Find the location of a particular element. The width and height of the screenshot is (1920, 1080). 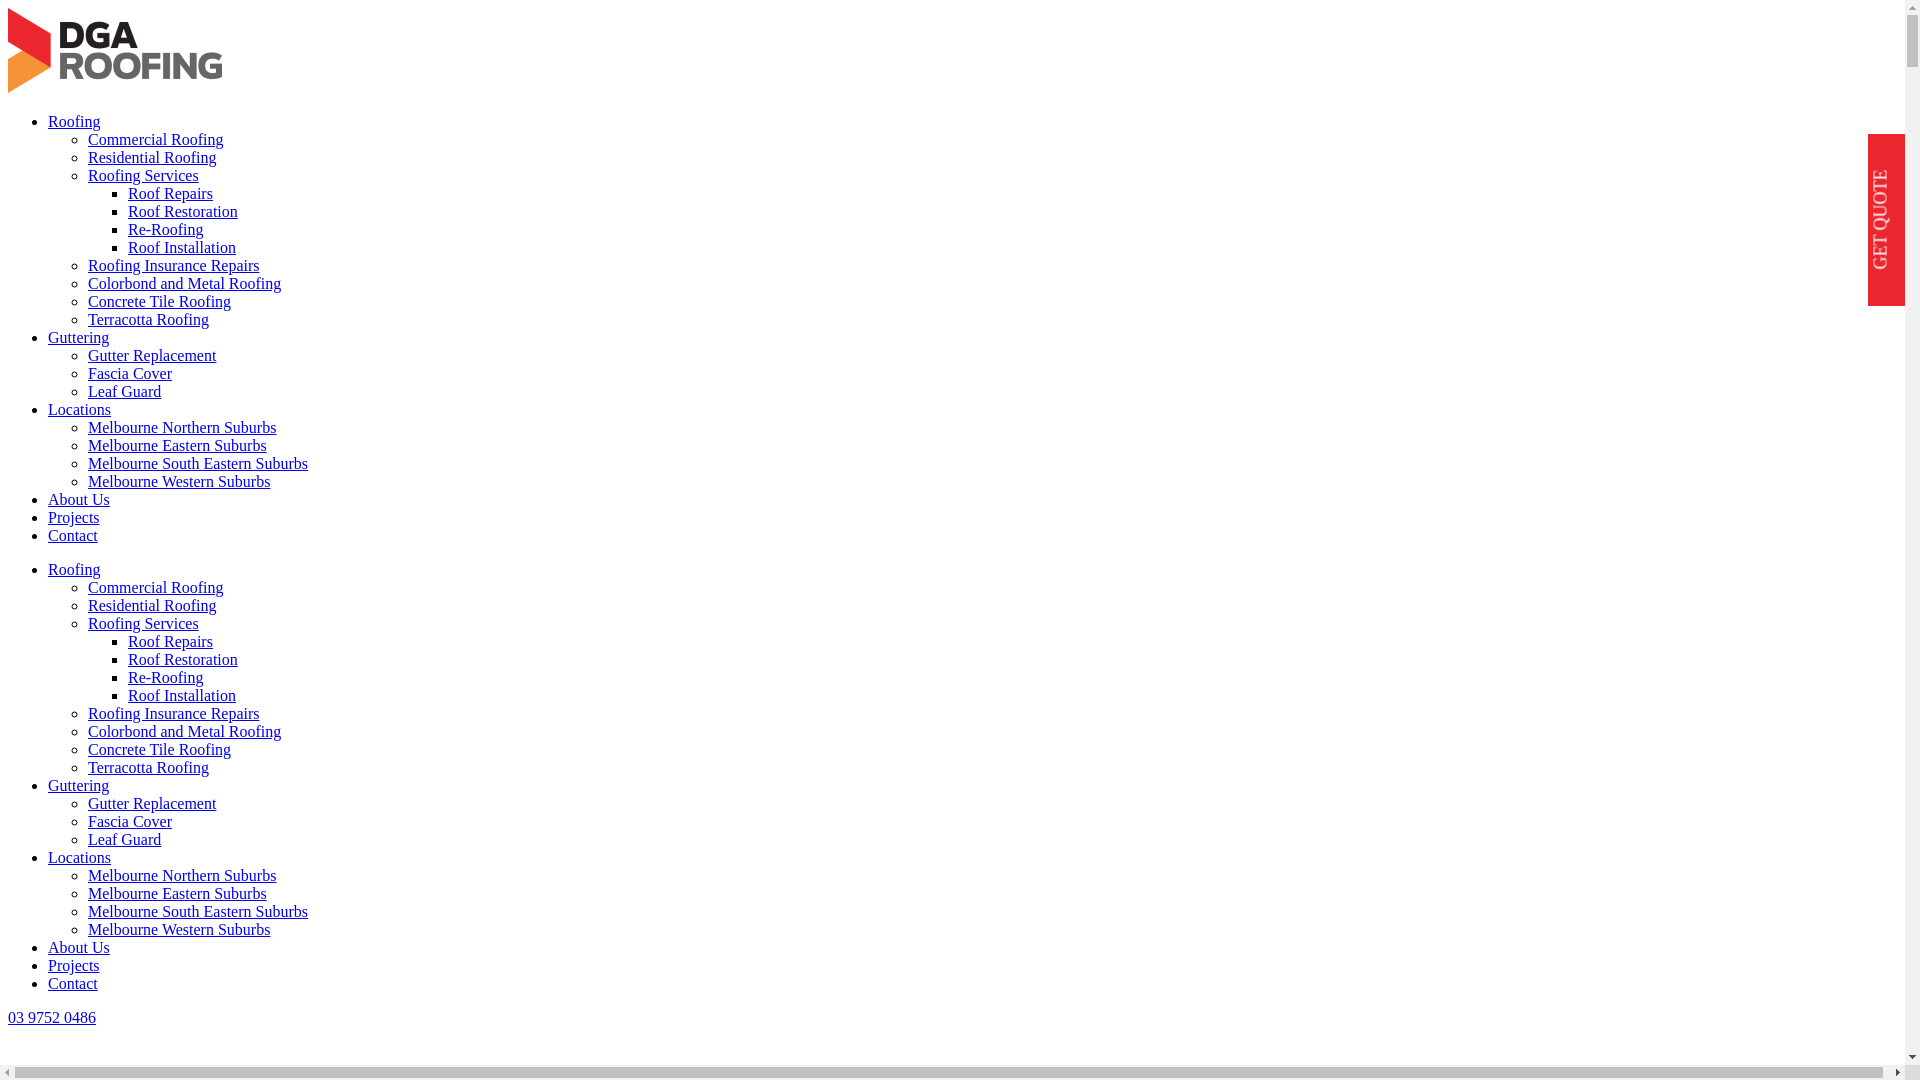

'Commercial Roofing' is located at coordinates (86, 138).